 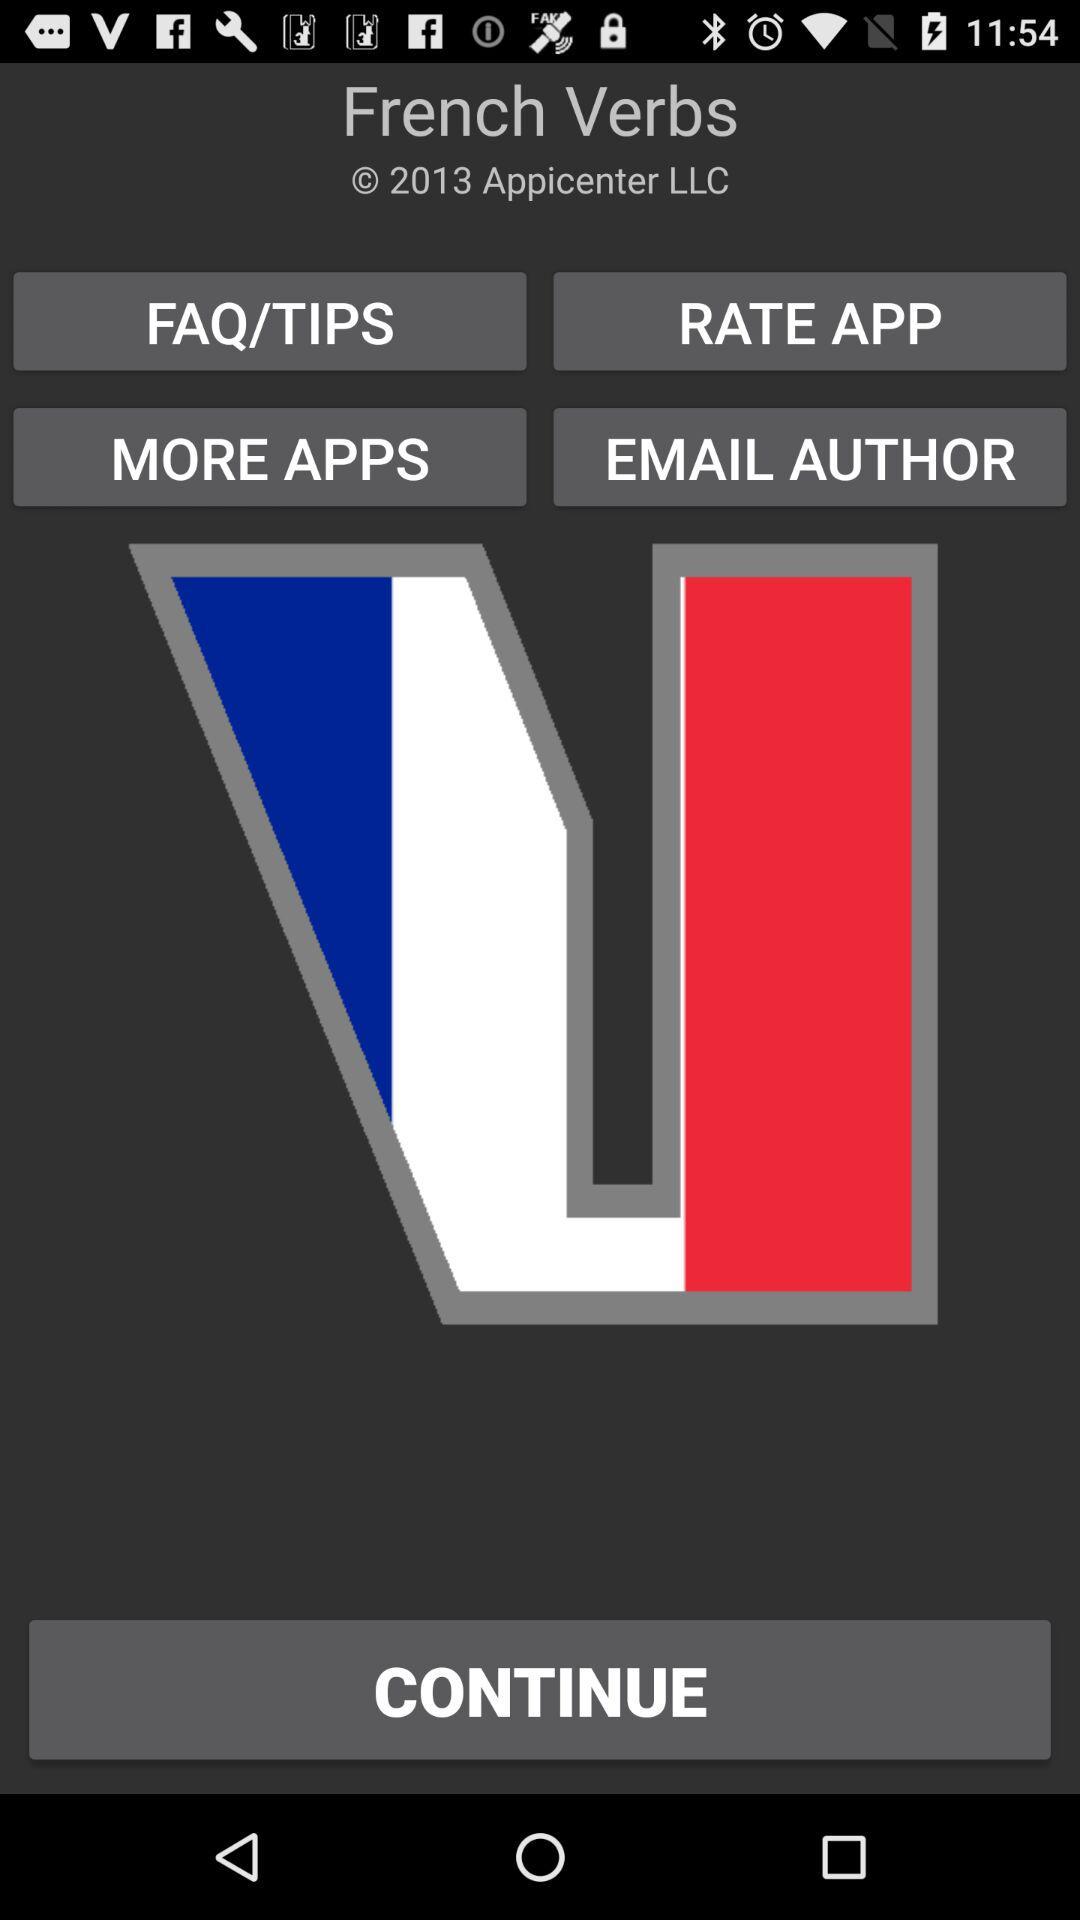 What do you see at coordinates (810, 321) in the screenshot?
I see `icon next to the faq/tips button` at bounding box center [810, 321].